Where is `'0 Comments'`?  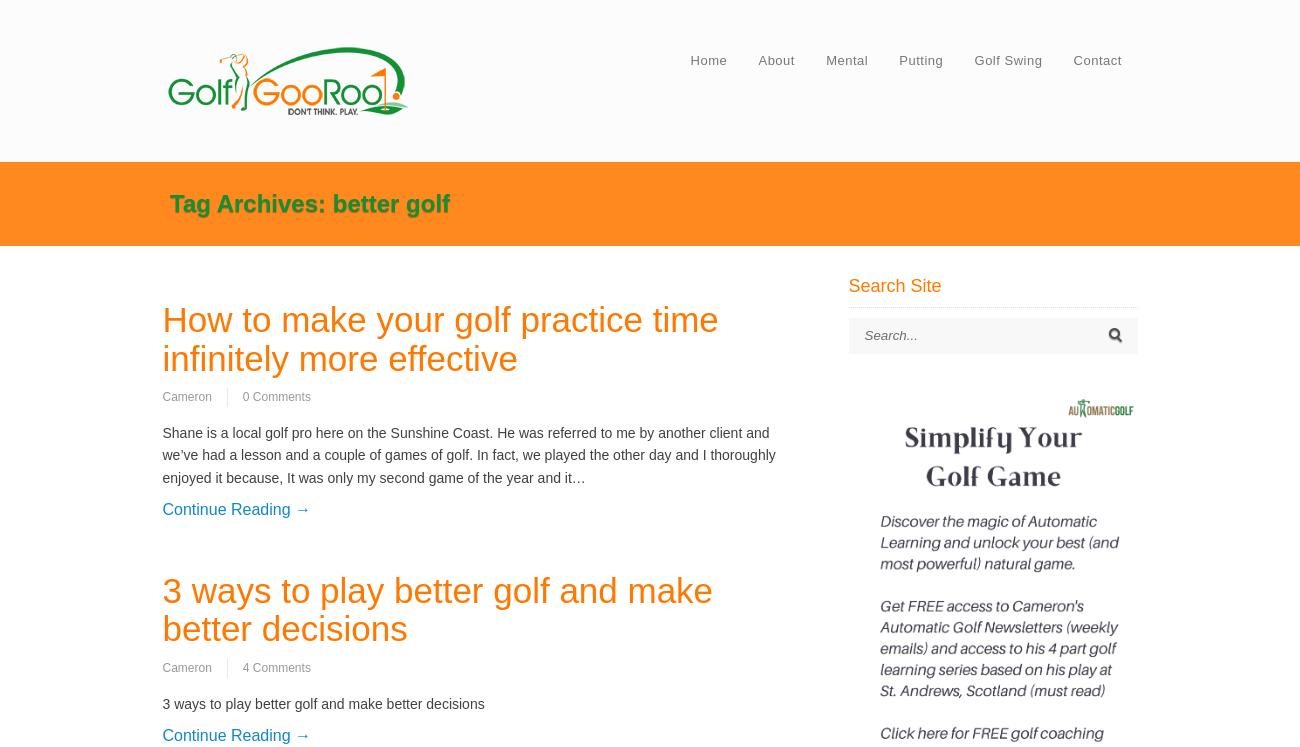 '0 Comments' is located at coordinates (275, 396).